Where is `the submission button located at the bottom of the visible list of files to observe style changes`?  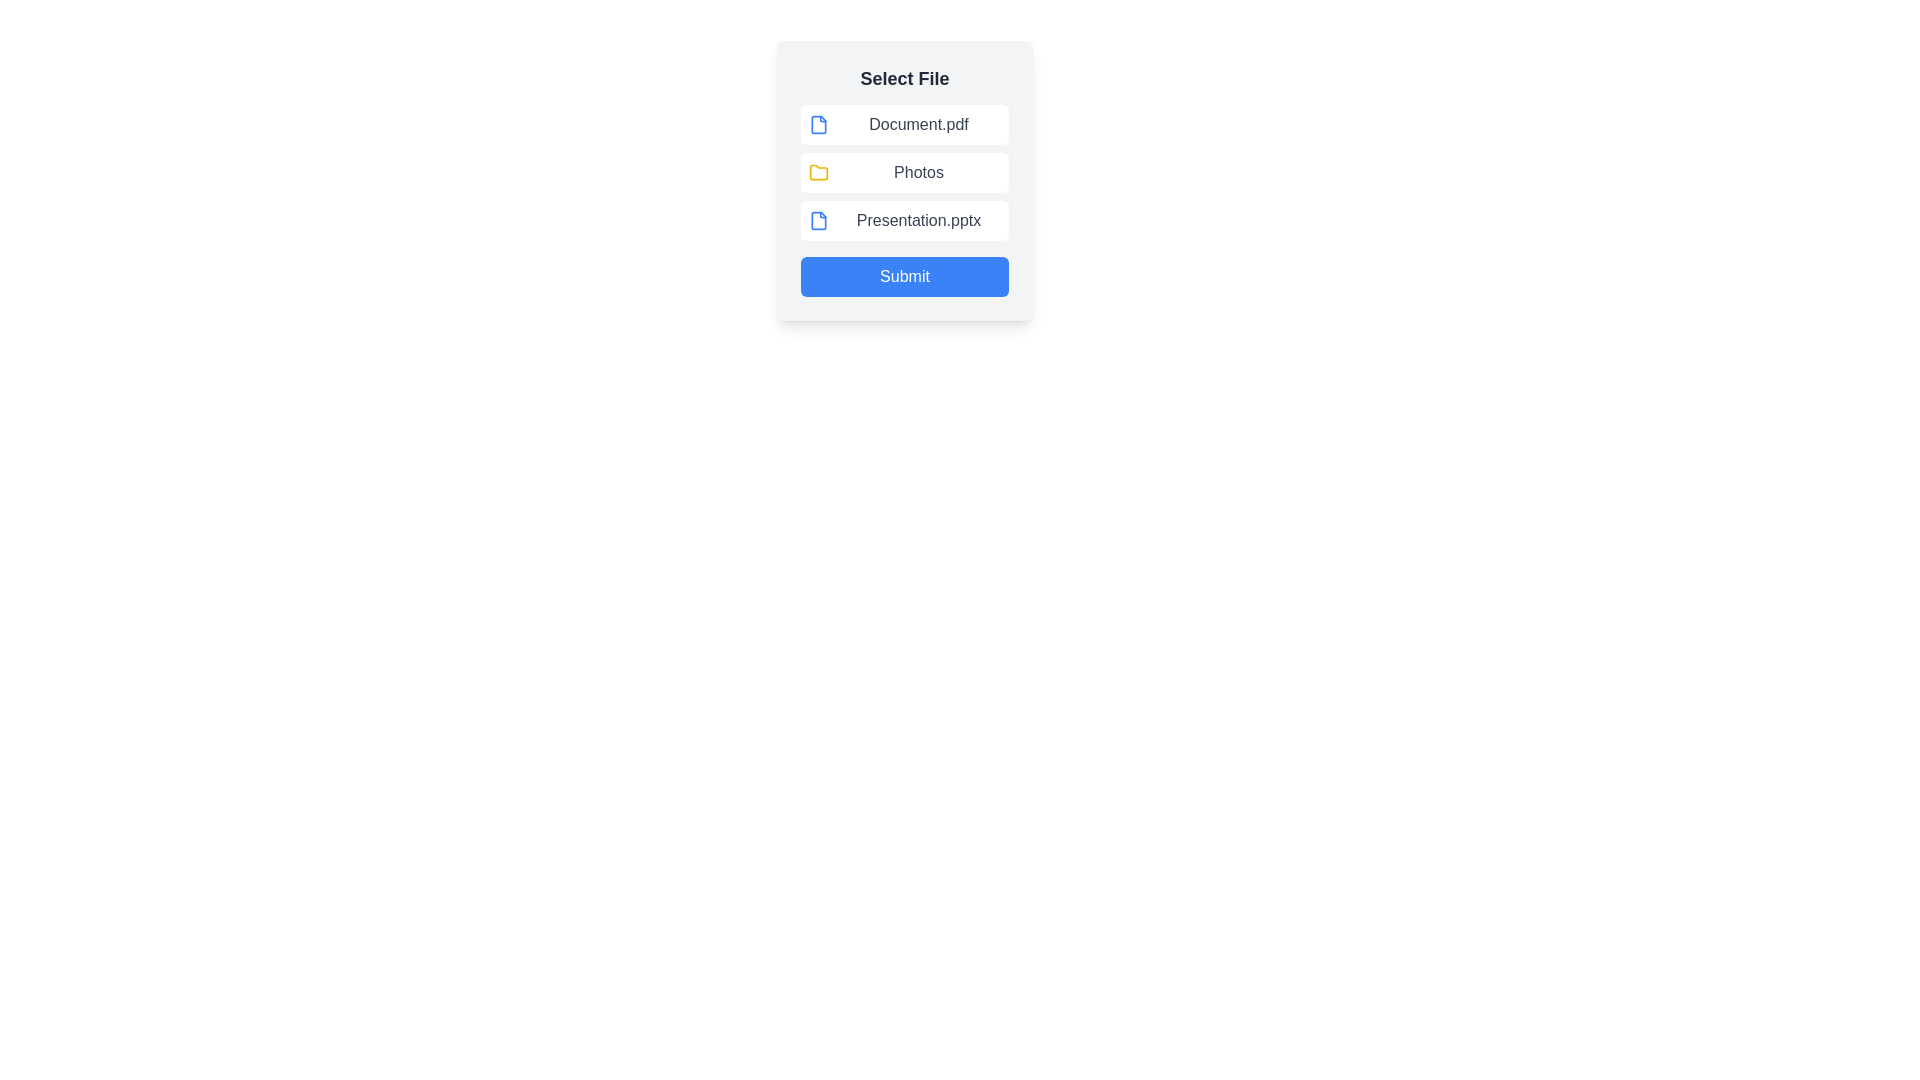
the submission button located at the bottom of the visible list of files to observe style changes is located at coordinates (904, 277).